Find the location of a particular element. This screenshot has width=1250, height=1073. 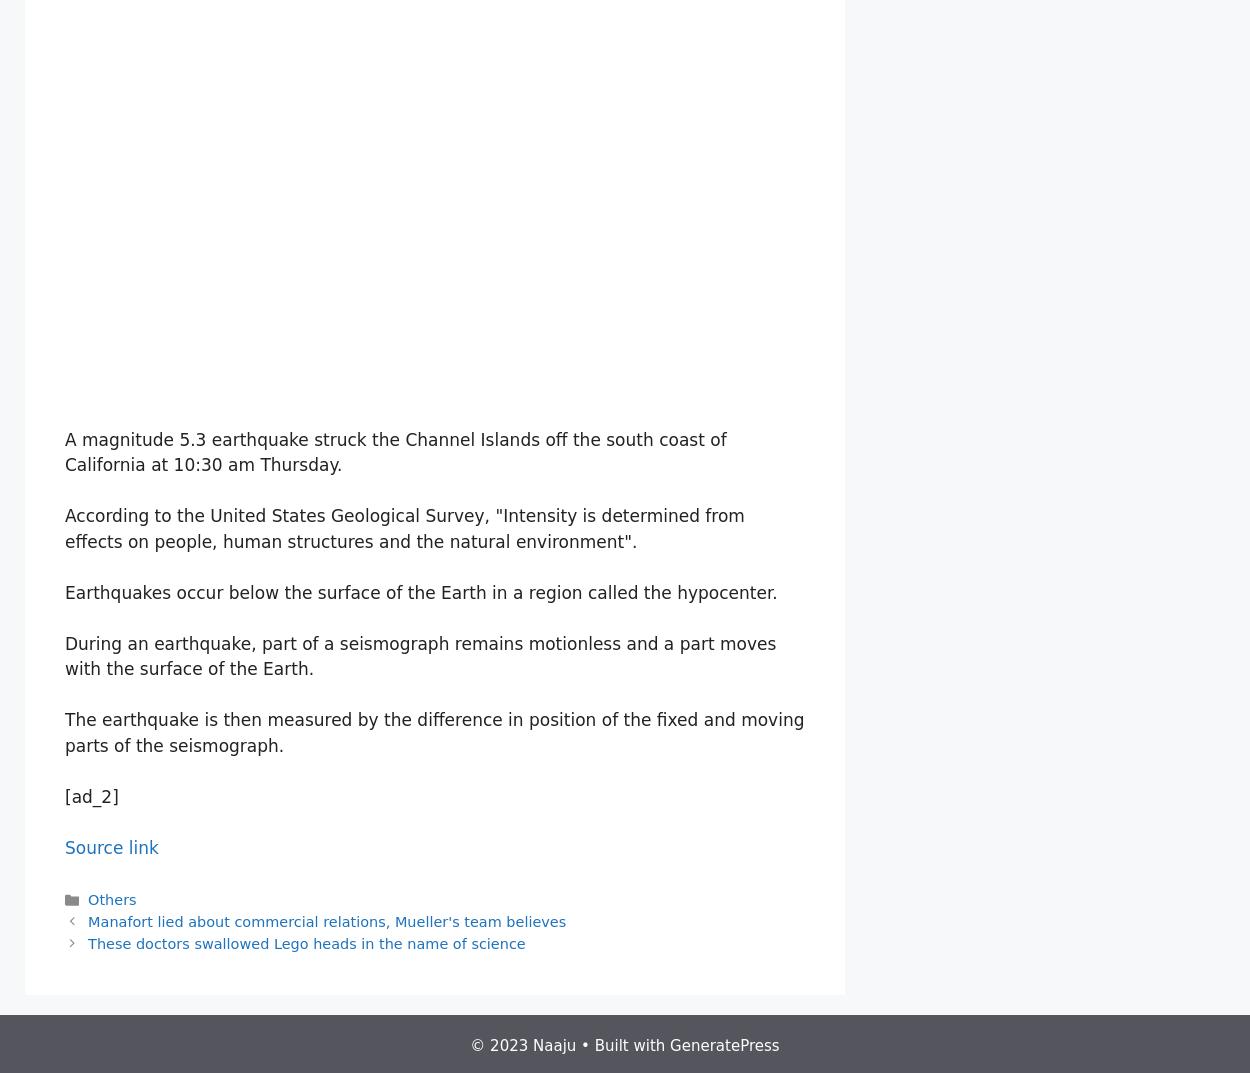

'Source link' is located at coordinates (110, 846).